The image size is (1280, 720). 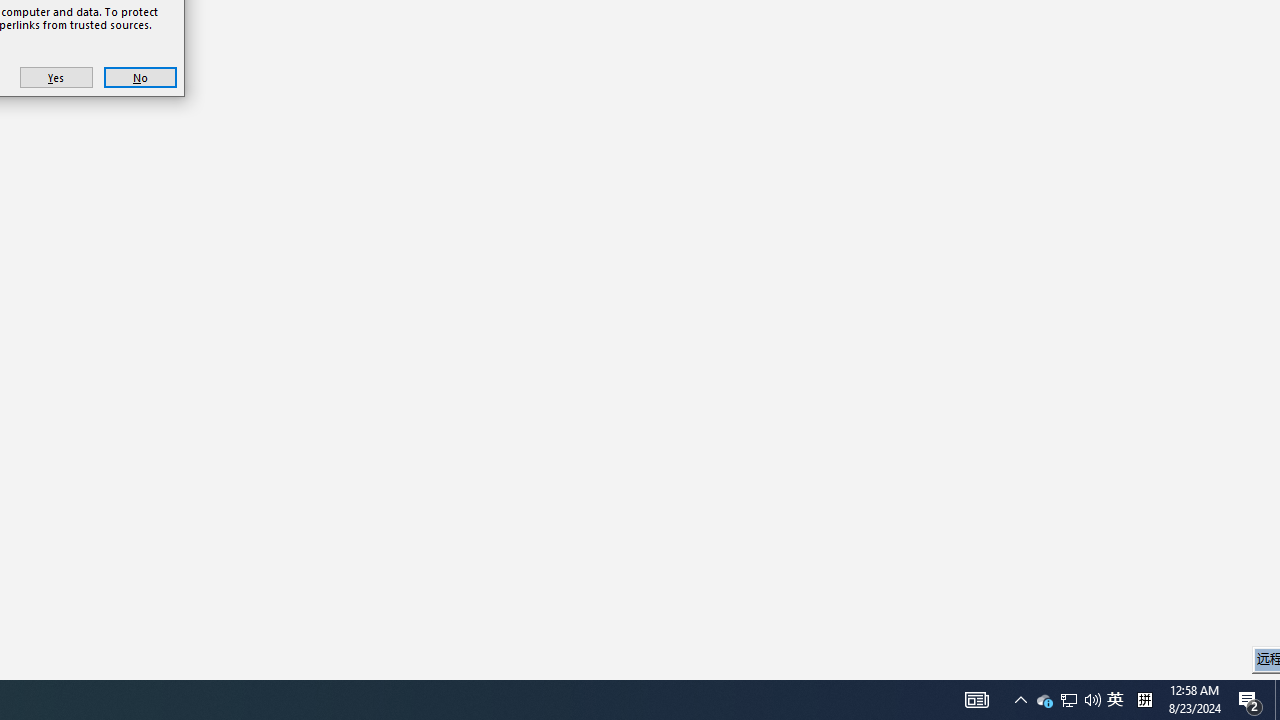 What do you see at coordinates (56, 76) in the screenshot?
I see `'Yes'` at bounding box center [56, 76].